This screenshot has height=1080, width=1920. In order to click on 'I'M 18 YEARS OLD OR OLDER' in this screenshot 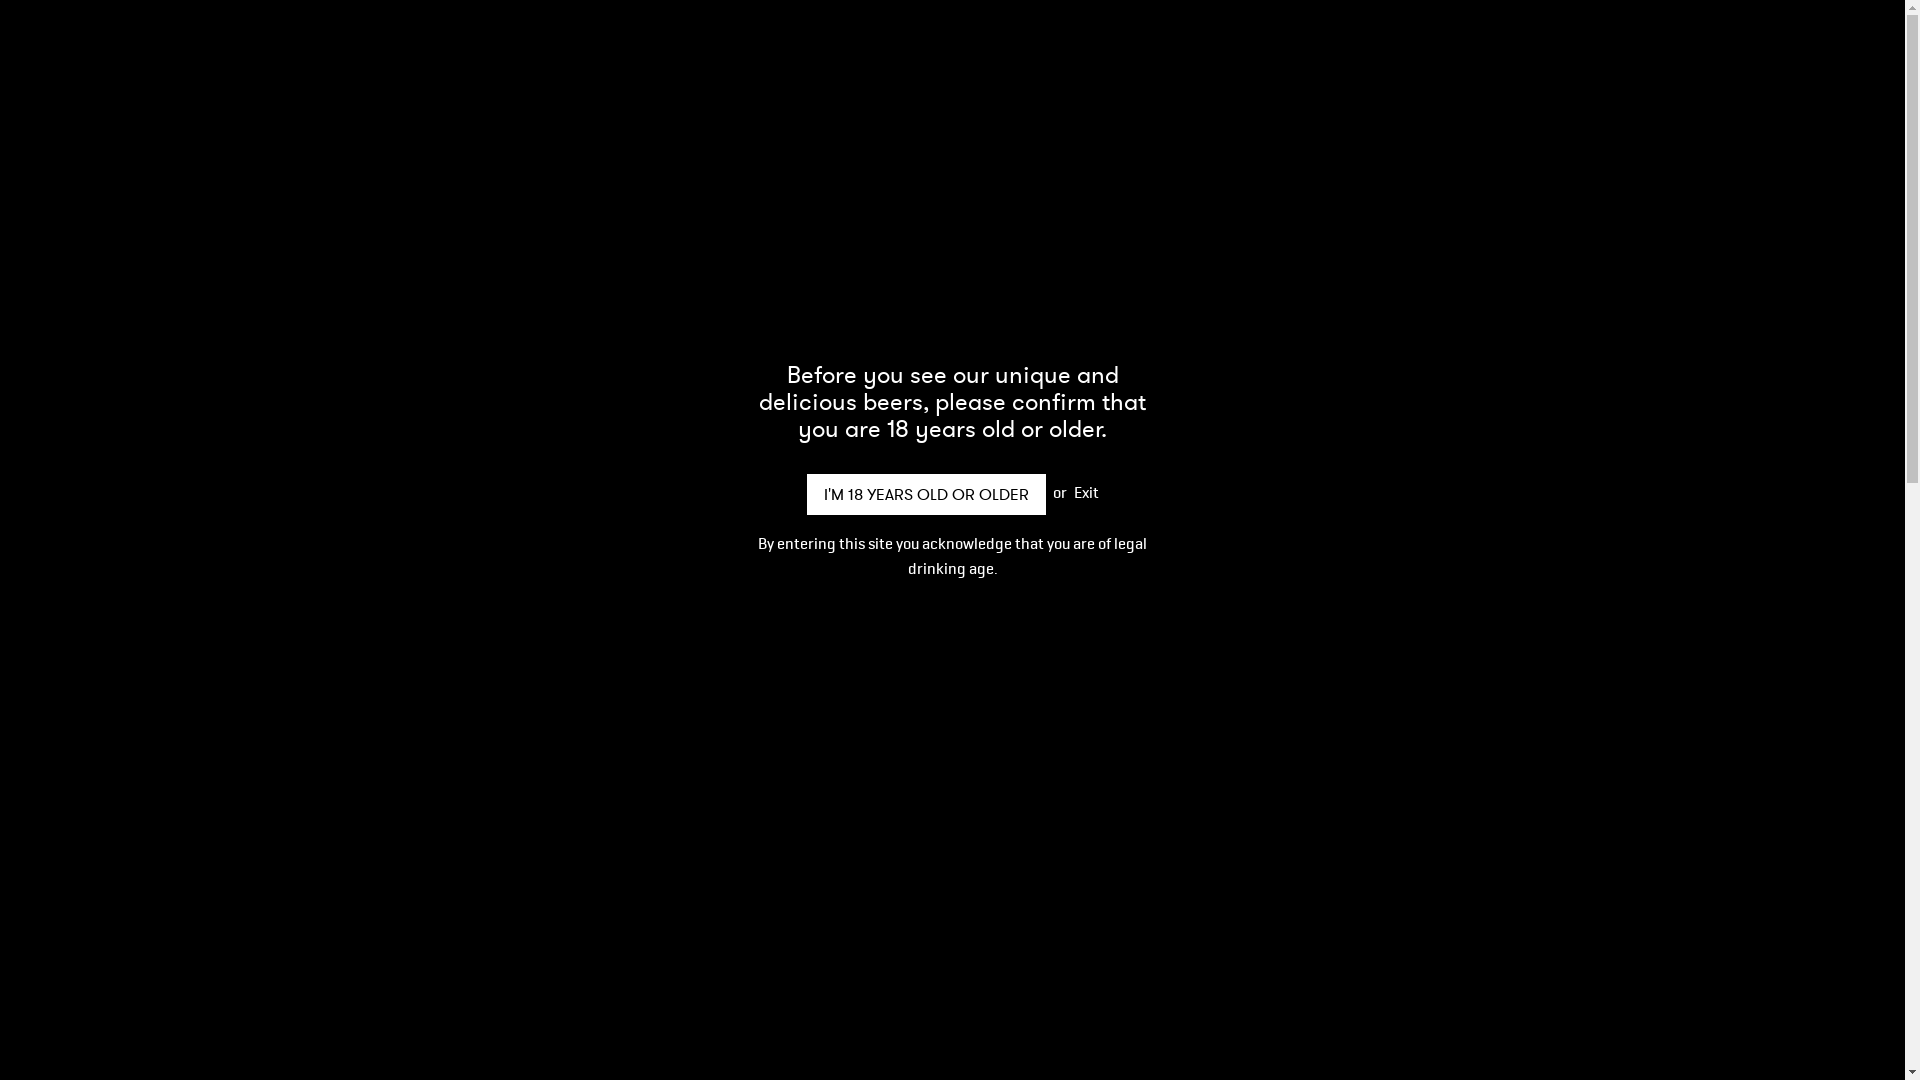, I will do `click(924, 494)`.